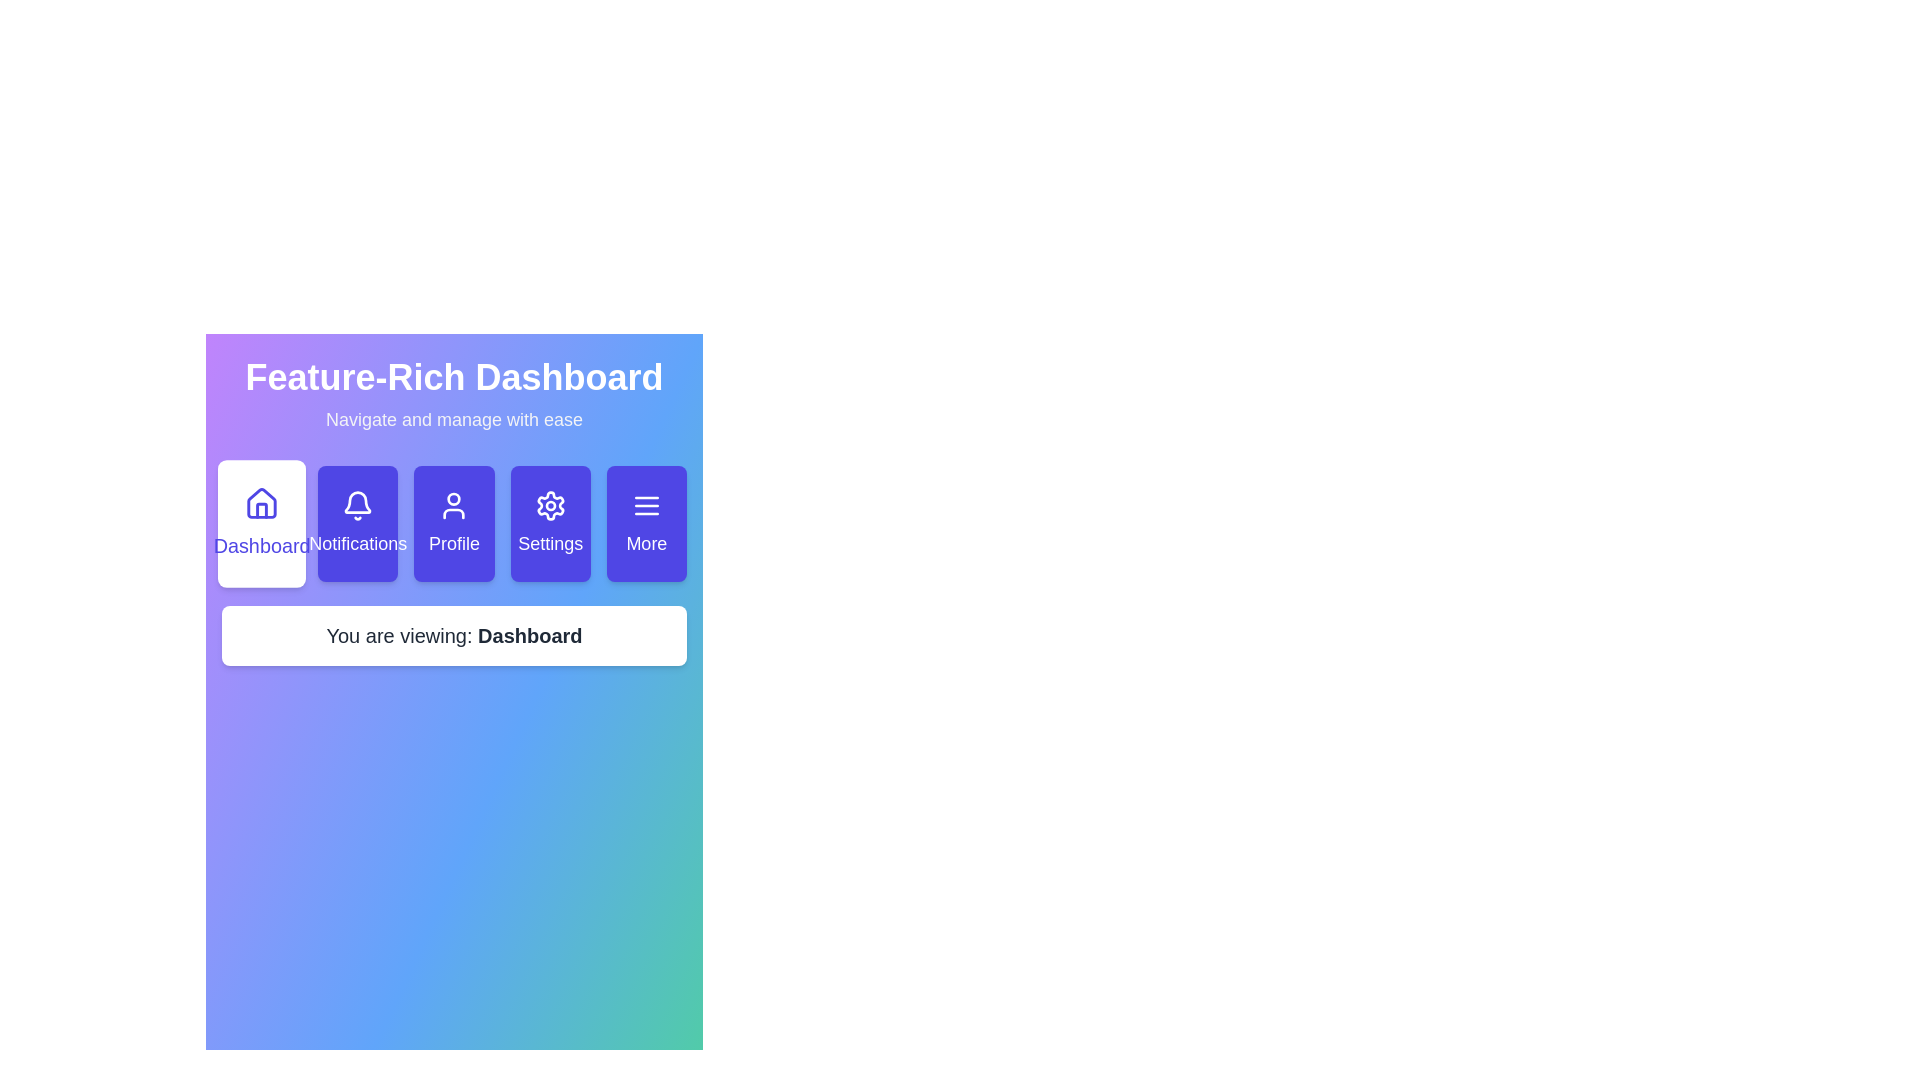  What do you see at coordinates (646, 523) in the screenshot?
I see `the button located at the far-right side of the grid, which navigates to the 'More' section` at bounding box center [646, 523].